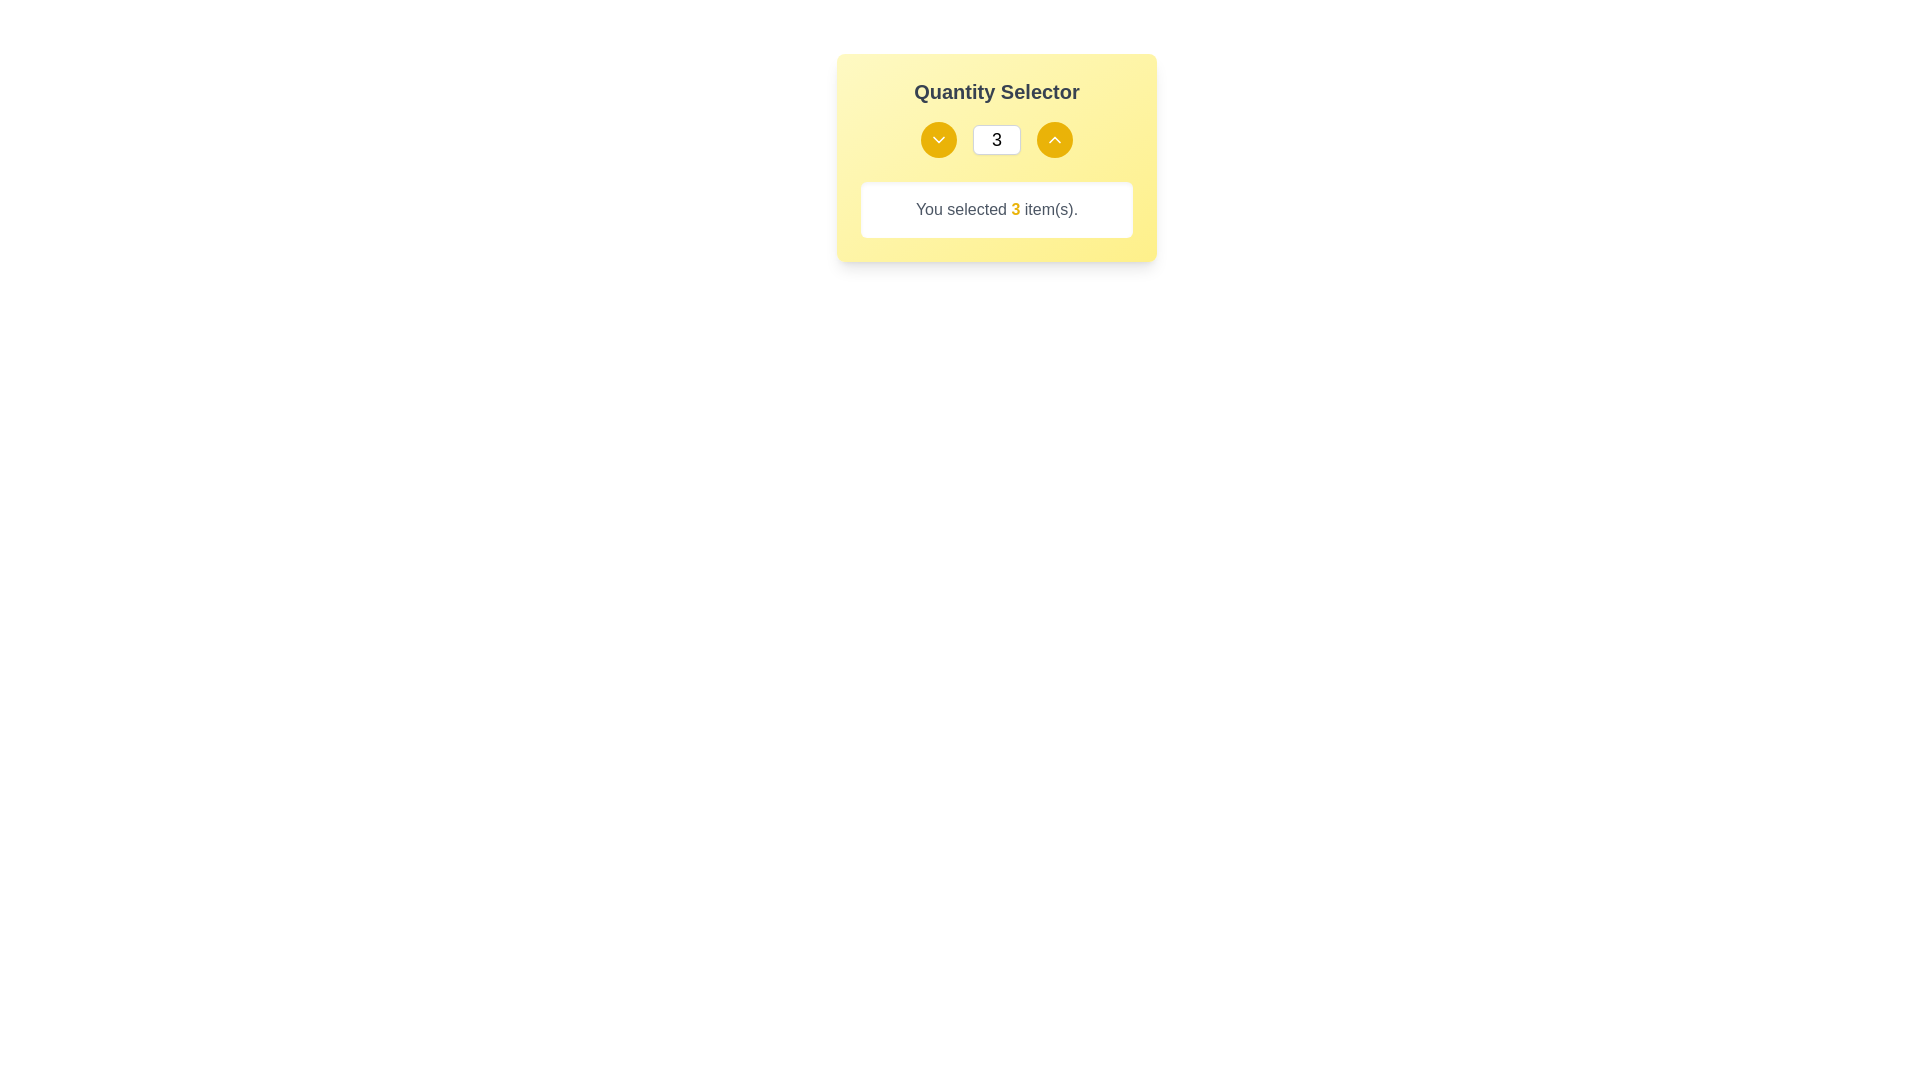 The height and width of the screenshot is (1080, 1920). What do you see at coordinates (997, 138) in the screenshot?
I see `the Numeric Input Field displaying the number '3' to focus on it` at bounding box center [997, 138].